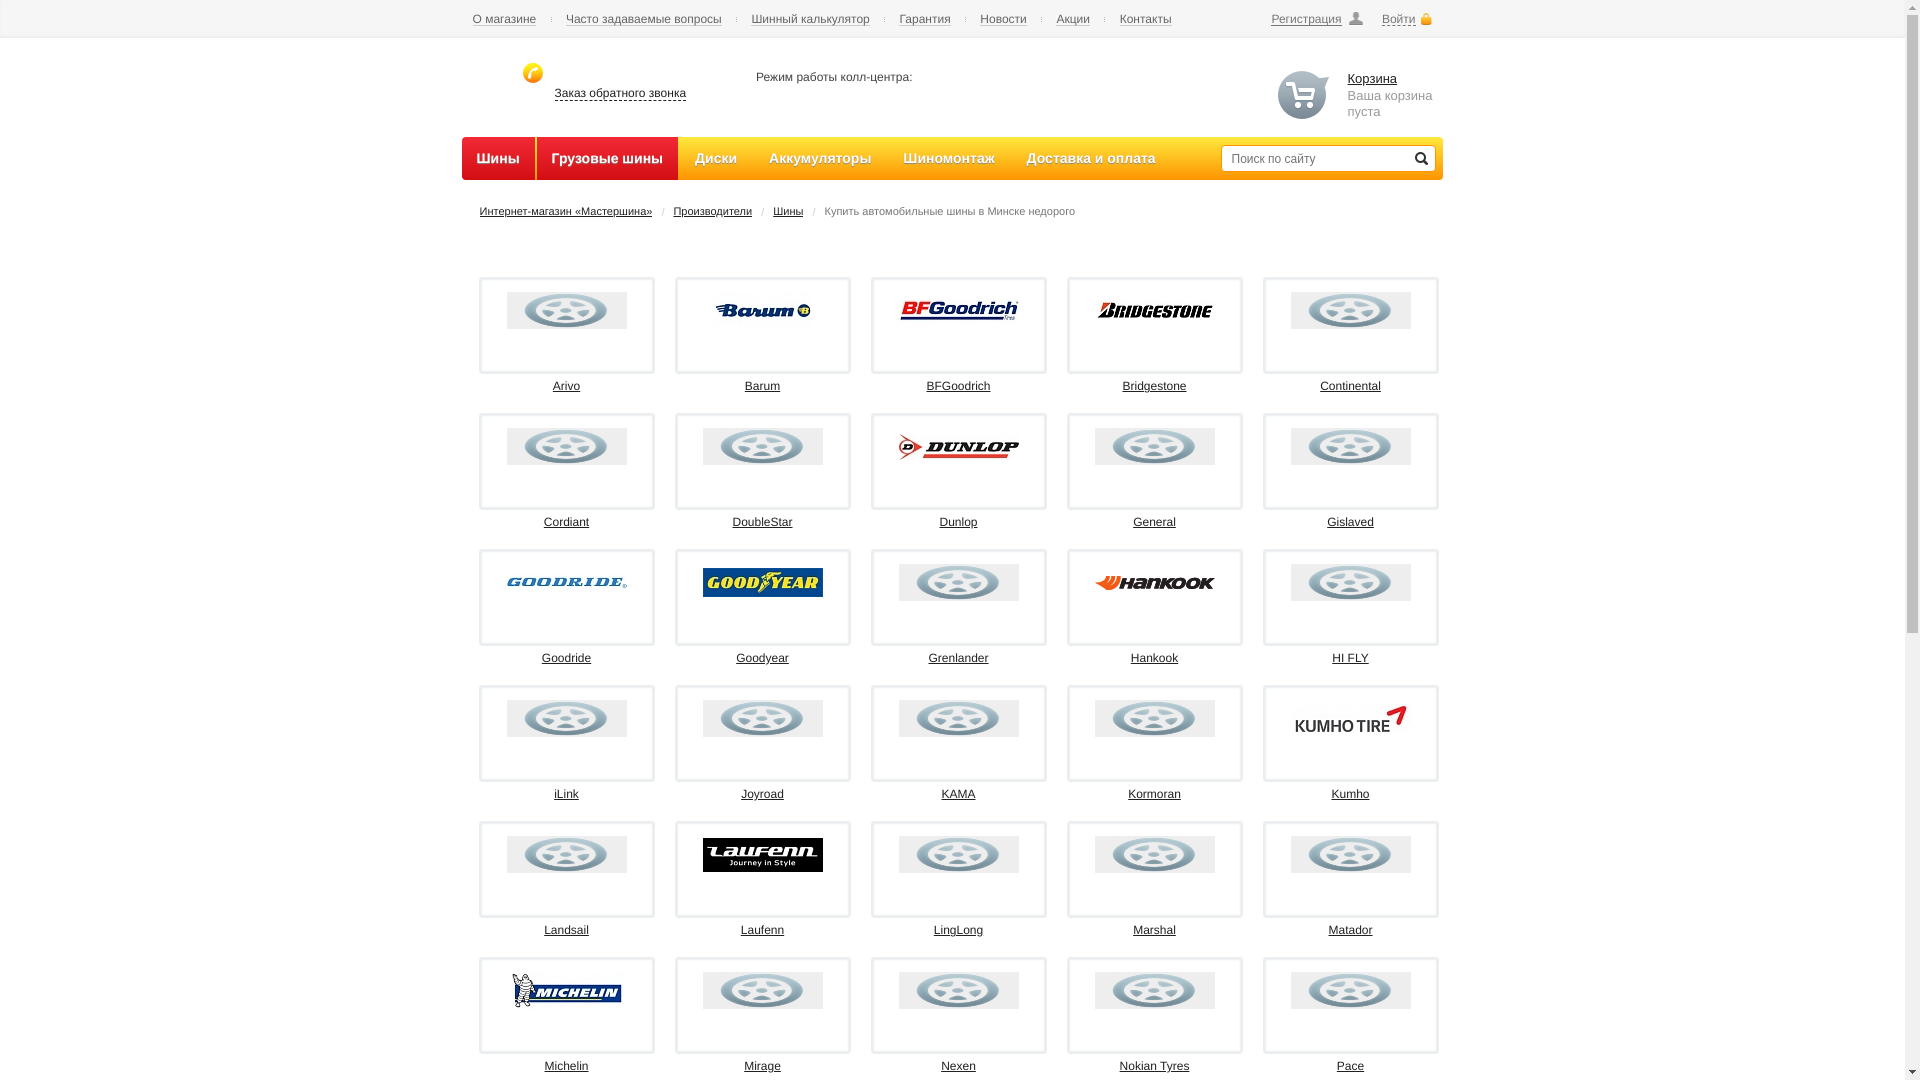  I want to click on 'Cordiant', so click(565, 520).